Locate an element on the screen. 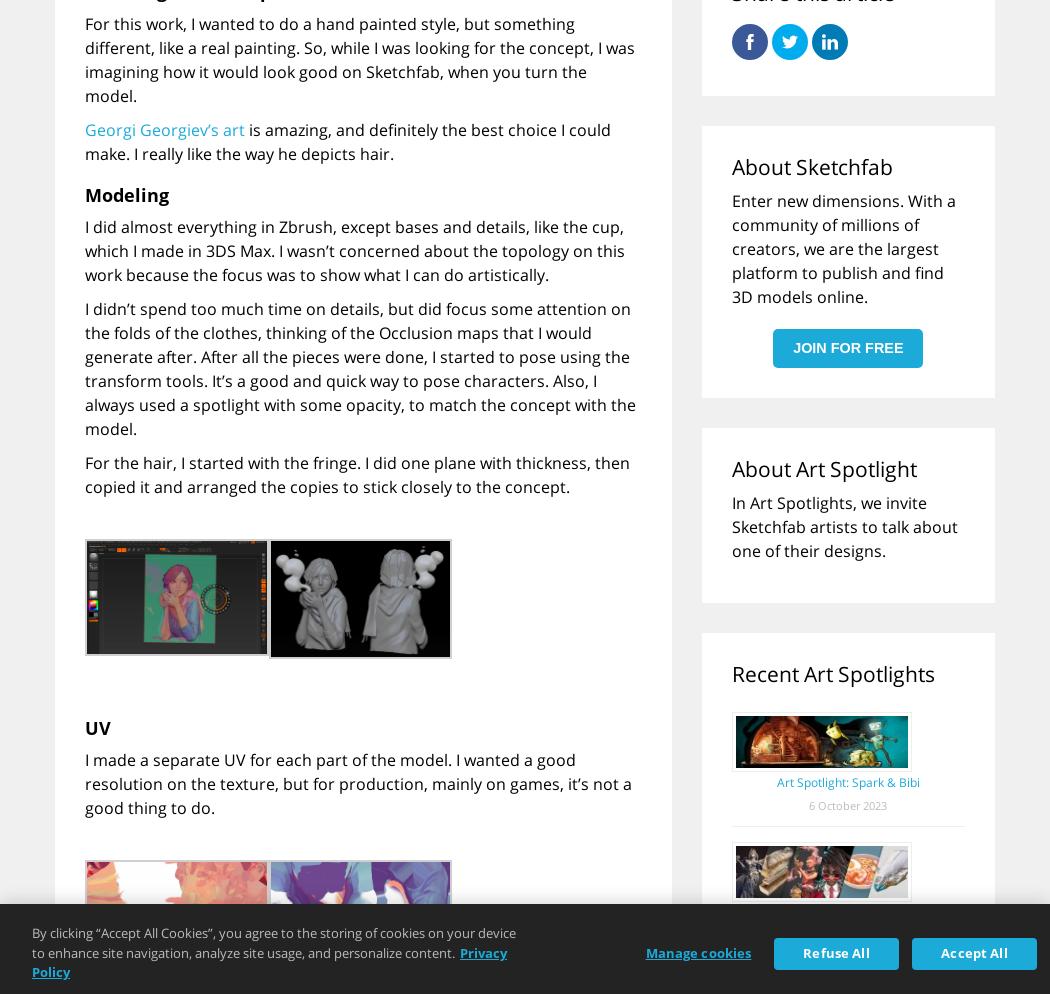 The width and height of the screenshot is (1050, 994). 'I didn’t spend too much time on details, but did focus some attention on the folds of the clothes, thinking of the Occlusion maps that I would generate after. After all the pieces were done, I started to pose using the transform tools. It’s a good and quick way to pose characters. Also, I always used a spotlight with some opacity, to match the concept with the model.' is located at coordinates (359, 368).